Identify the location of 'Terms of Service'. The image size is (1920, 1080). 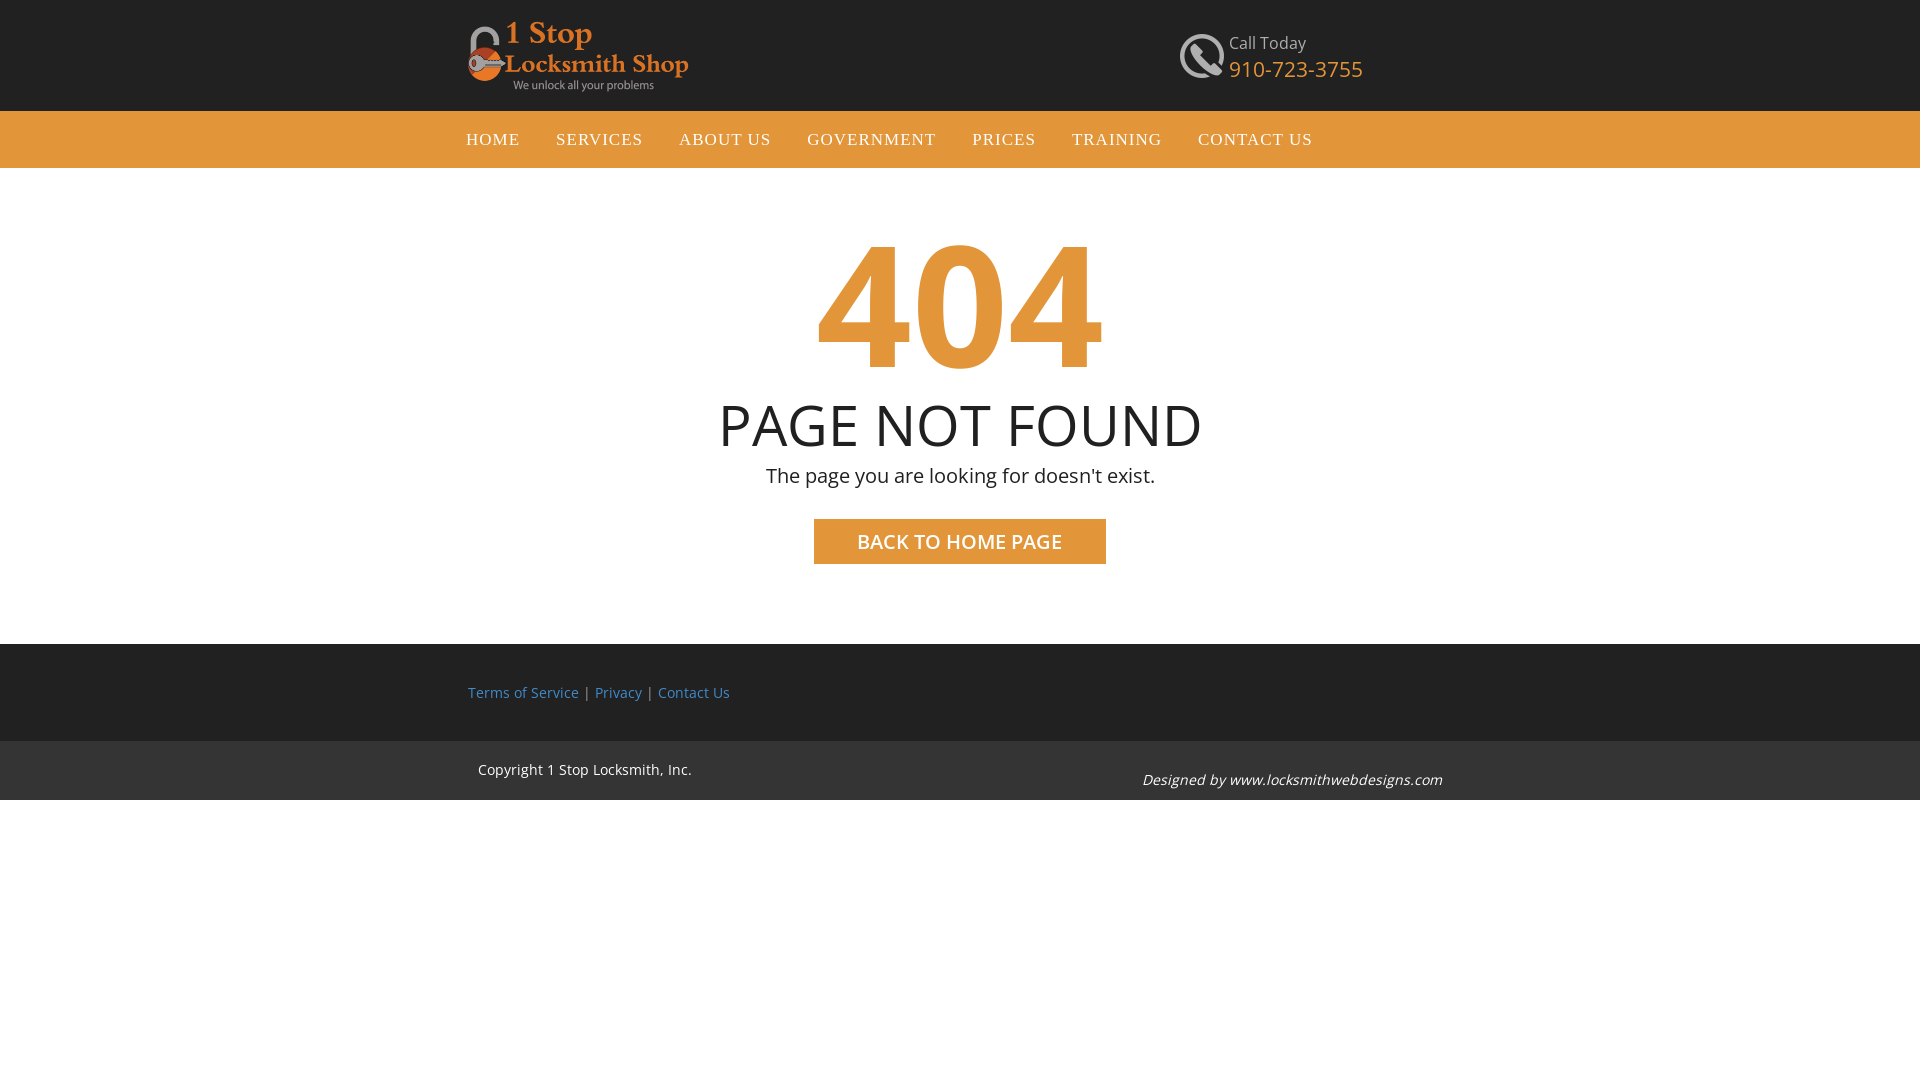
(466, 691).